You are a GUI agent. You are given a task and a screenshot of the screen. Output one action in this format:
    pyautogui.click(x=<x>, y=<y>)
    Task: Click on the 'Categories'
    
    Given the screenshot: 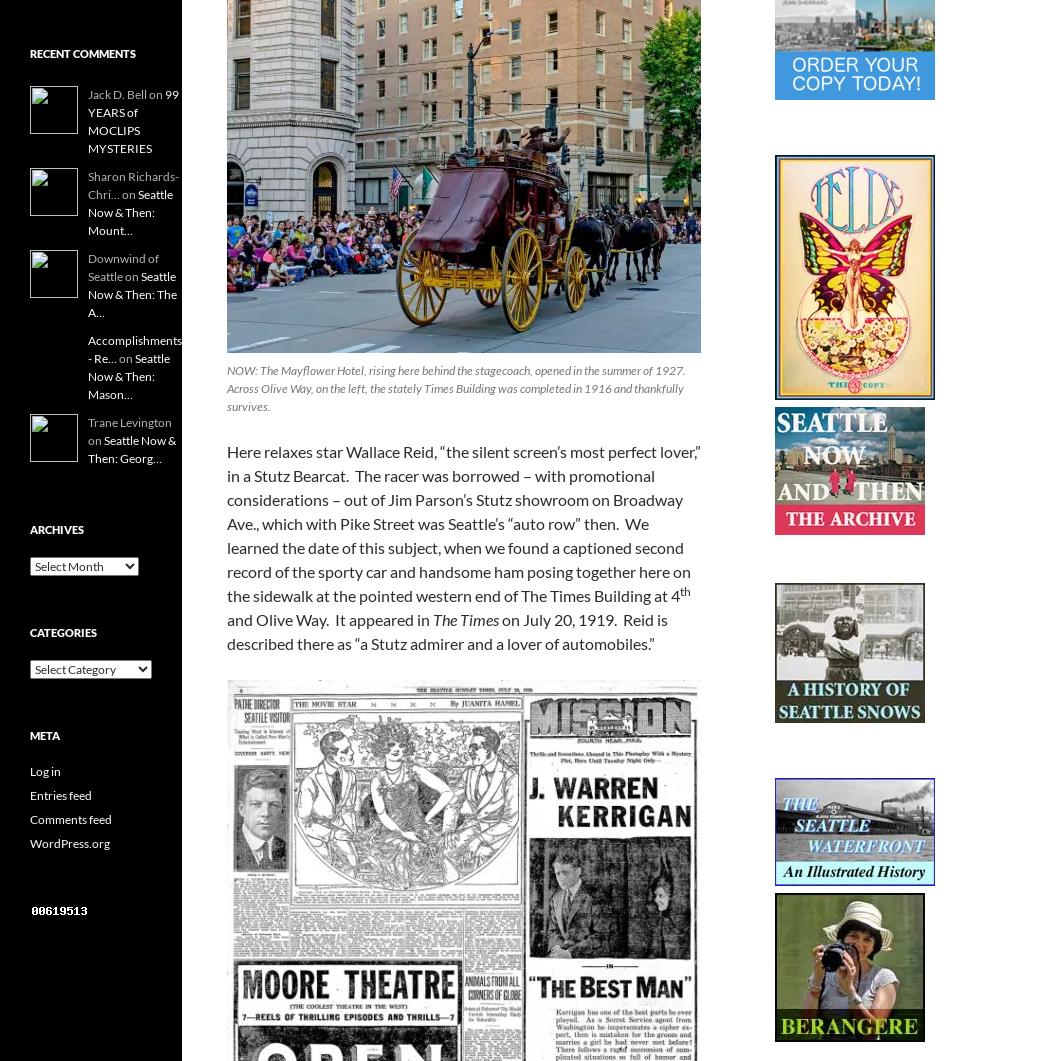 What is the action you would take?
    pyautogui.click(x=62, y=631)
    